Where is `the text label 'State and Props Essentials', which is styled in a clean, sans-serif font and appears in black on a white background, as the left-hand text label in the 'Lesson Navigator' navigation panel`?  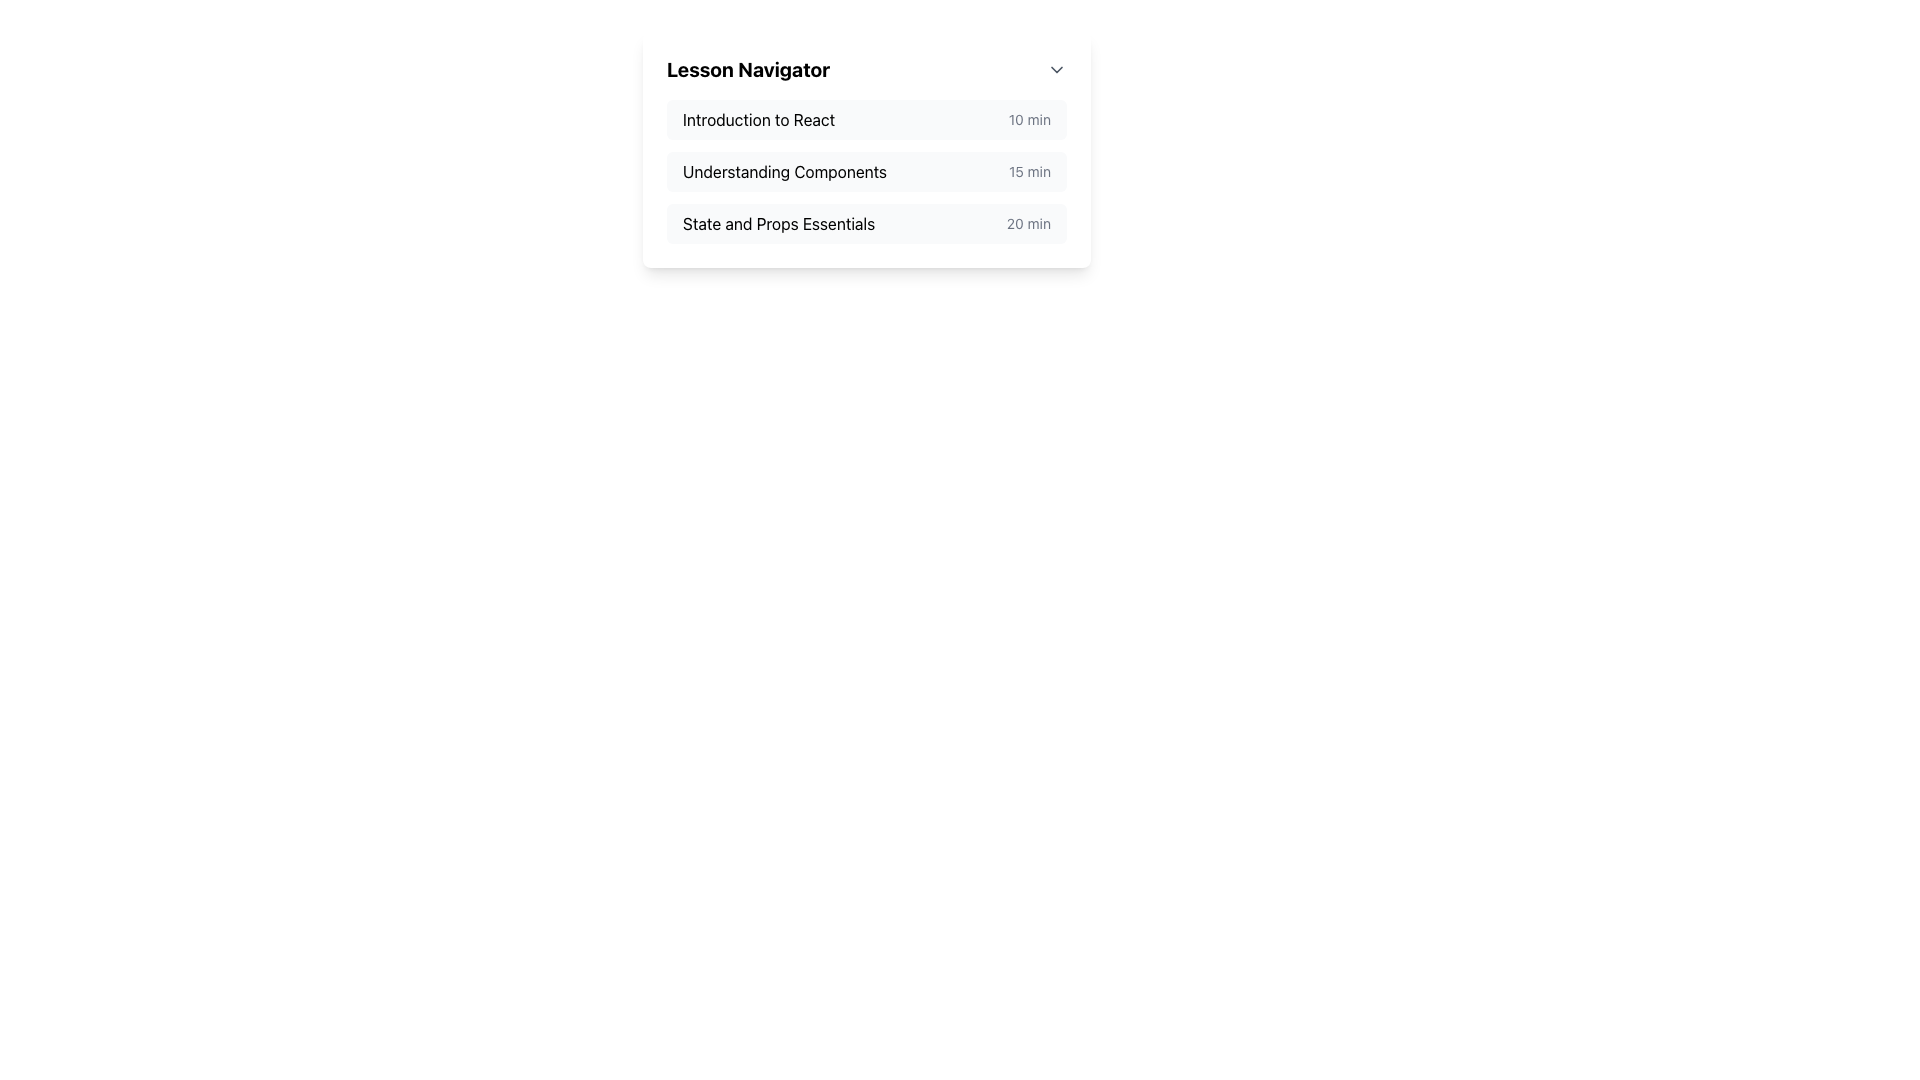 the text label 'State and Props Essentials', which is styled in a clean, sans-serif font and appears in black on a white background, as the left-hand text label in the 'Lesson Navigator' navigation panel is located at coordinates (778, 223).